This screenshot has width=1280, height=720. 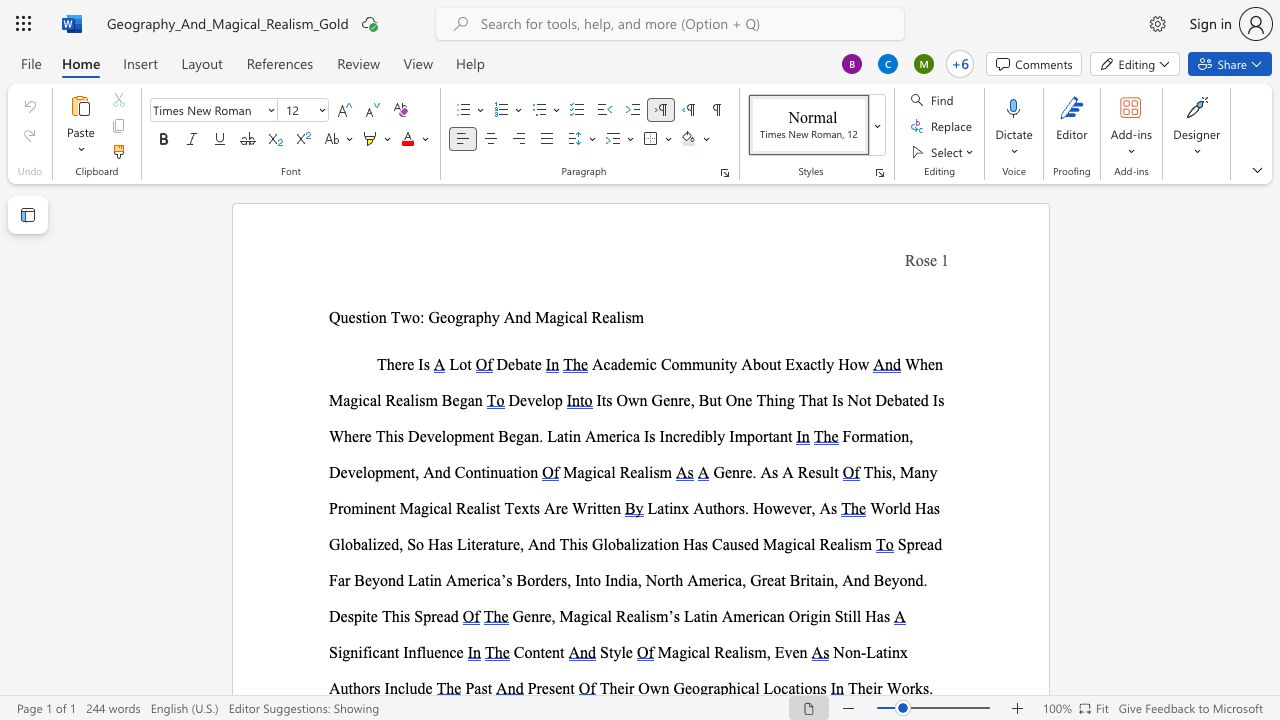 I want to click on the space between the continuous character "h" and "o" in the text, so click(x=724, y=507).